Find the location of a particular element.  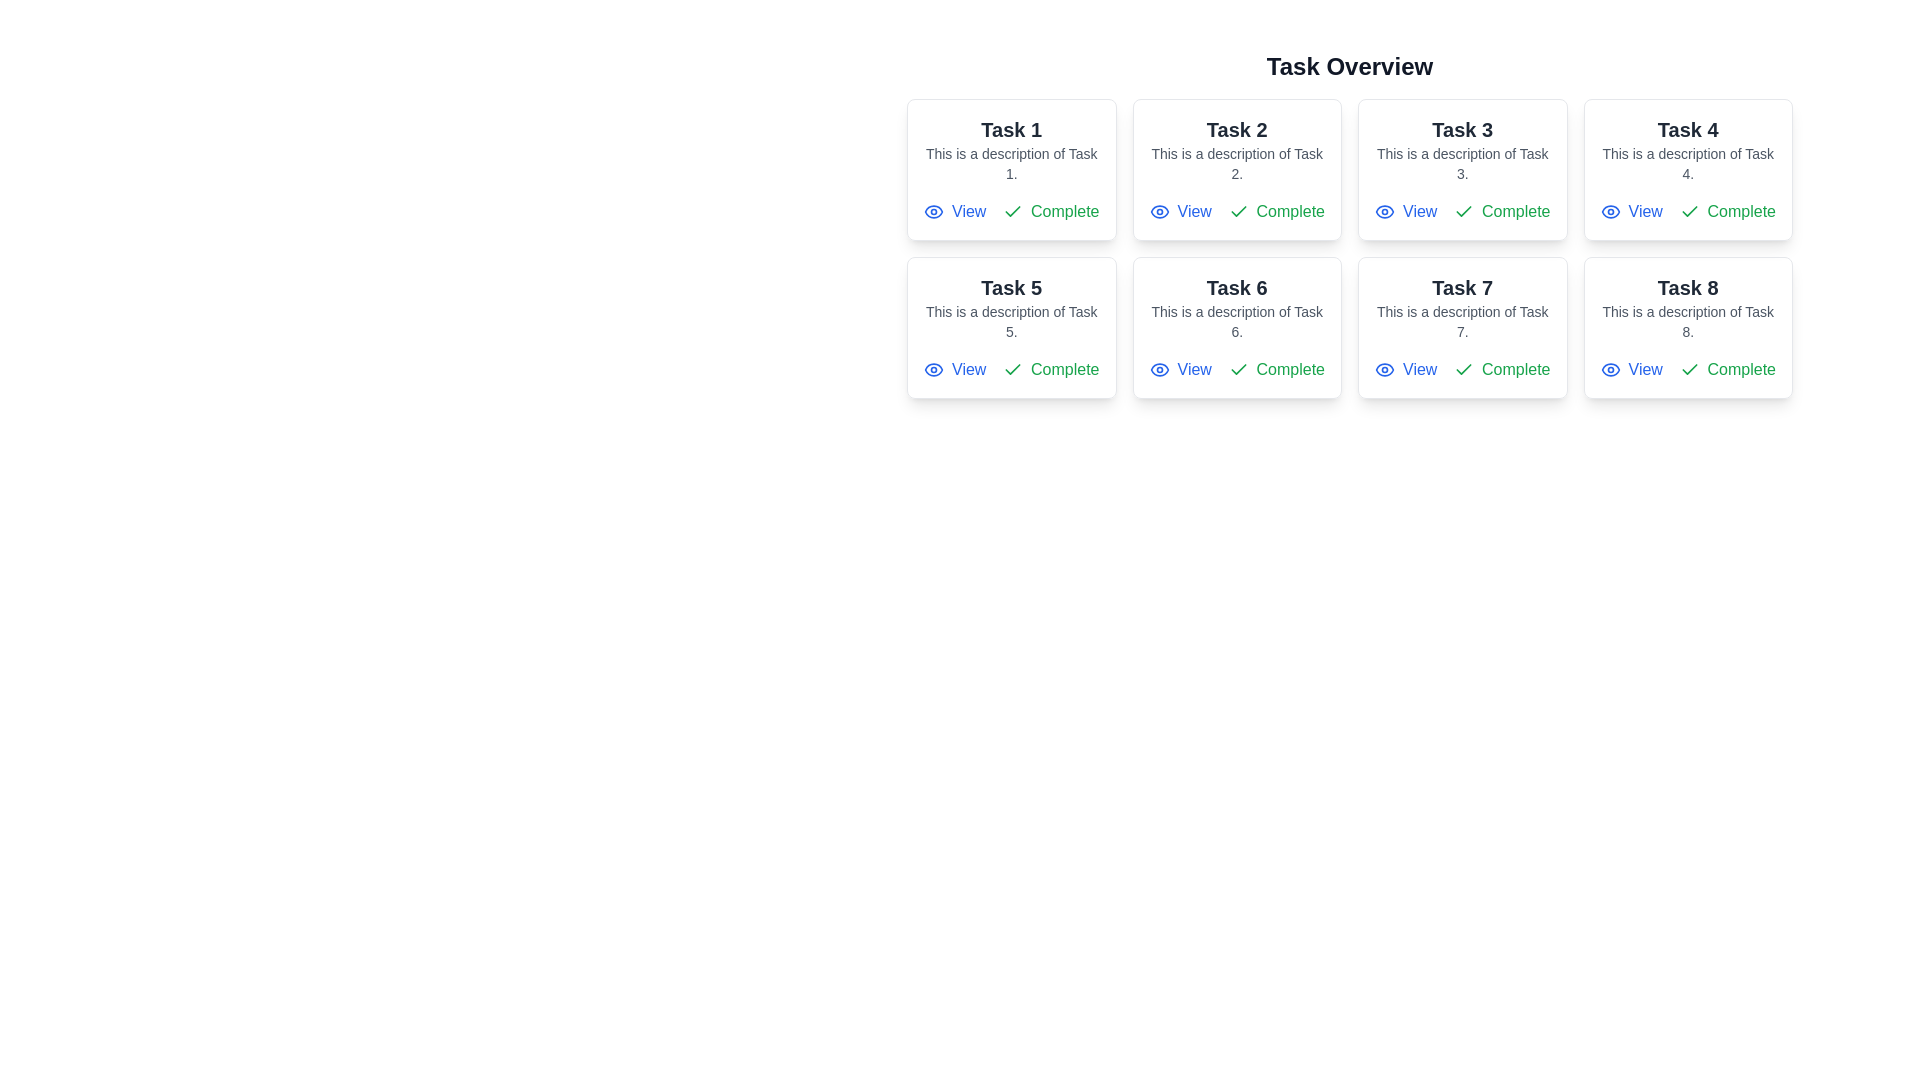

the checkmark icon located in the lower row of task cards, specifically within 'Task 6', adjacent to the text 'Complete' is located at coordinates (1237, 370).